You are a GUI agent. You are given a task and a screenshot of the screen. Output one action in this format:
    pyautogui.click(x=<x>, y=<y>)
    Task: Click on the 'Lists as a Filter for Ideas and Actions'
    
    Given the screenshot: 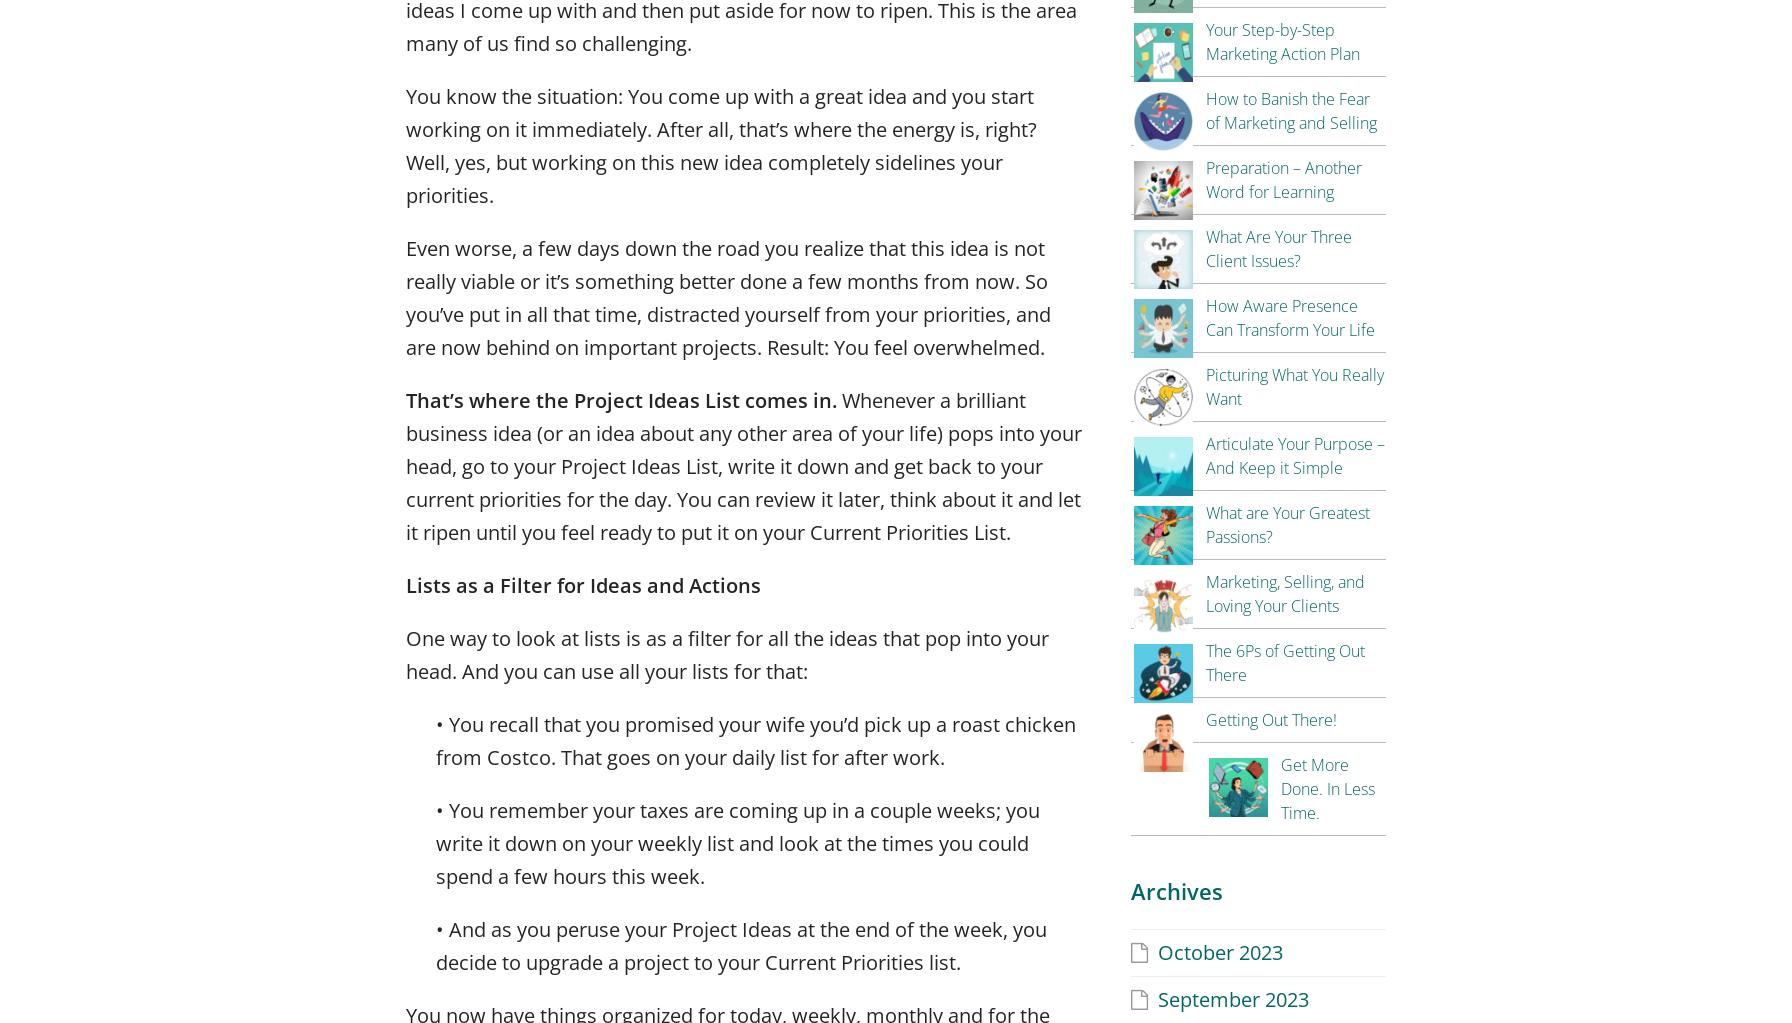 What is the action you would take?
    pyautogui.click(x=583, y=584)
    